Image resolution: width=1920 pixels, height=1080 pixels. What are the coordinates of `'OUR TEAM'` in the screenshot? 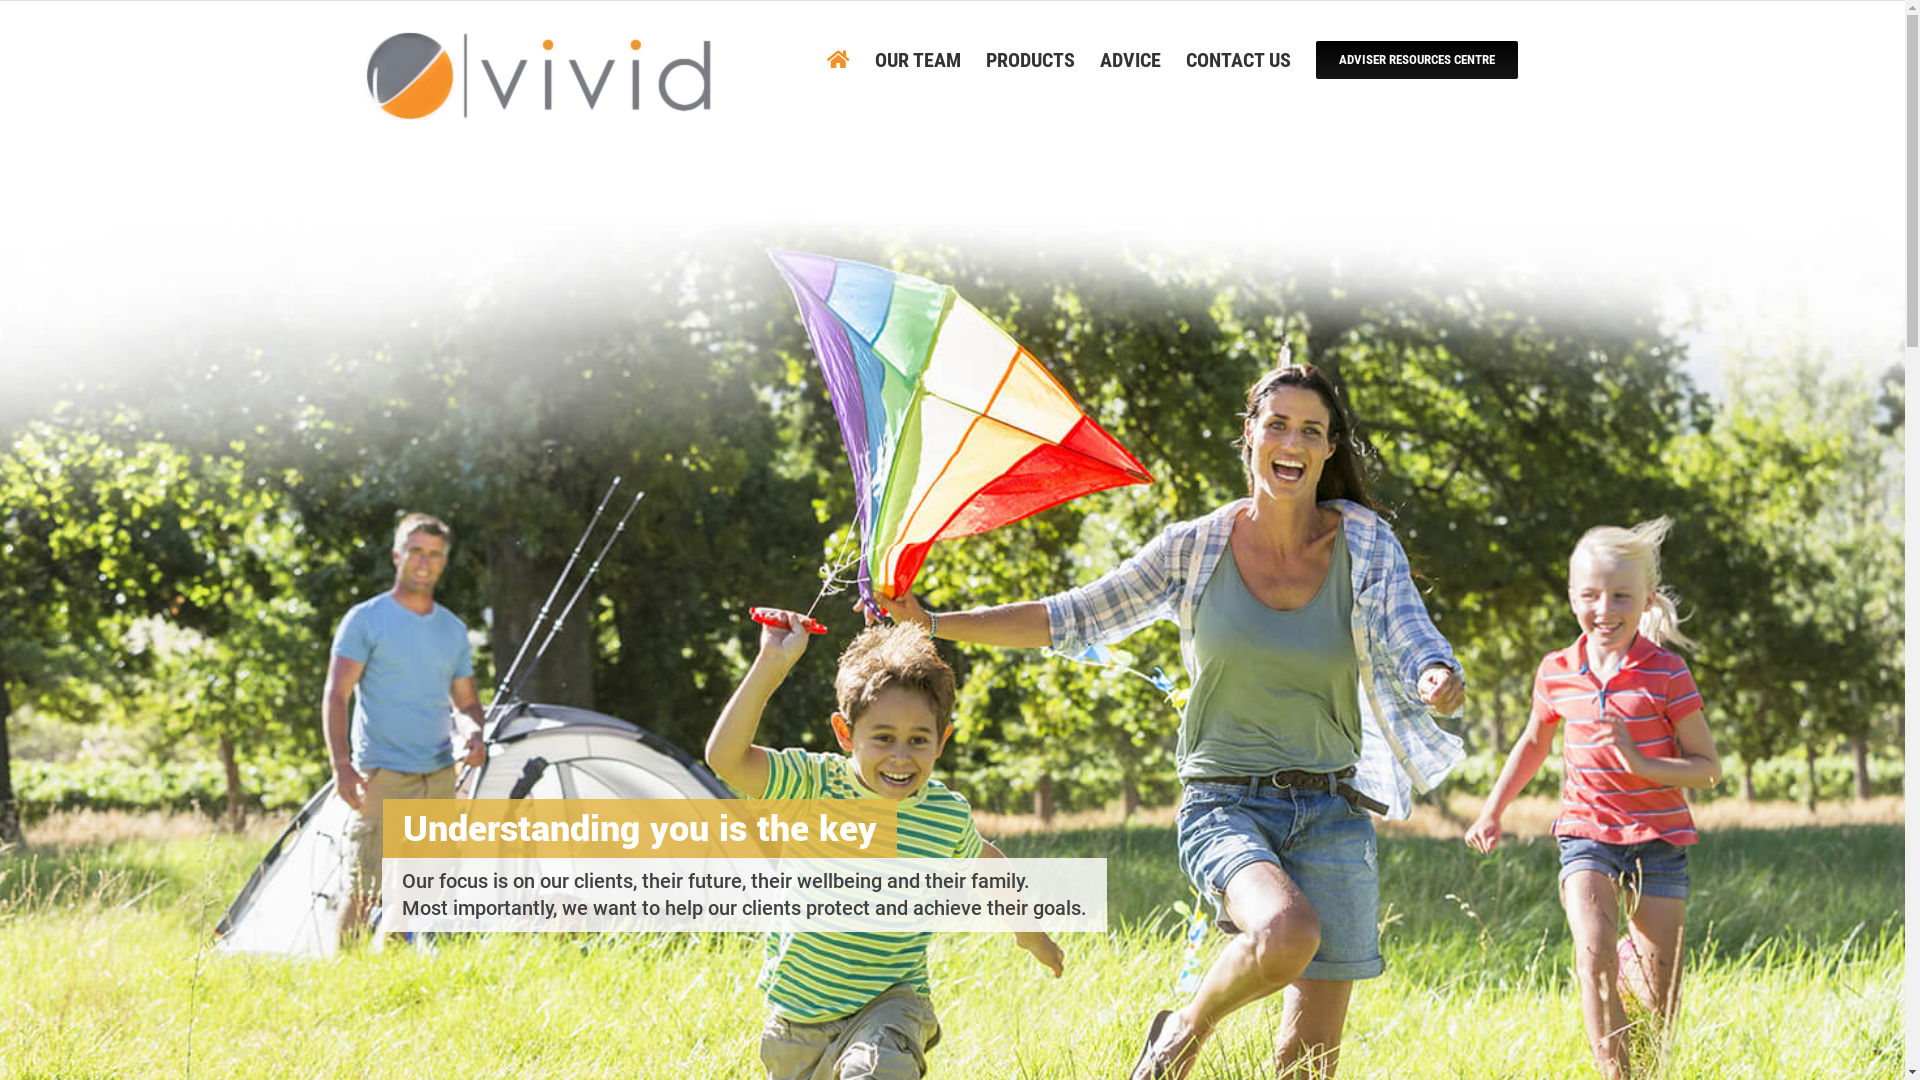 It's located at (873, 59).